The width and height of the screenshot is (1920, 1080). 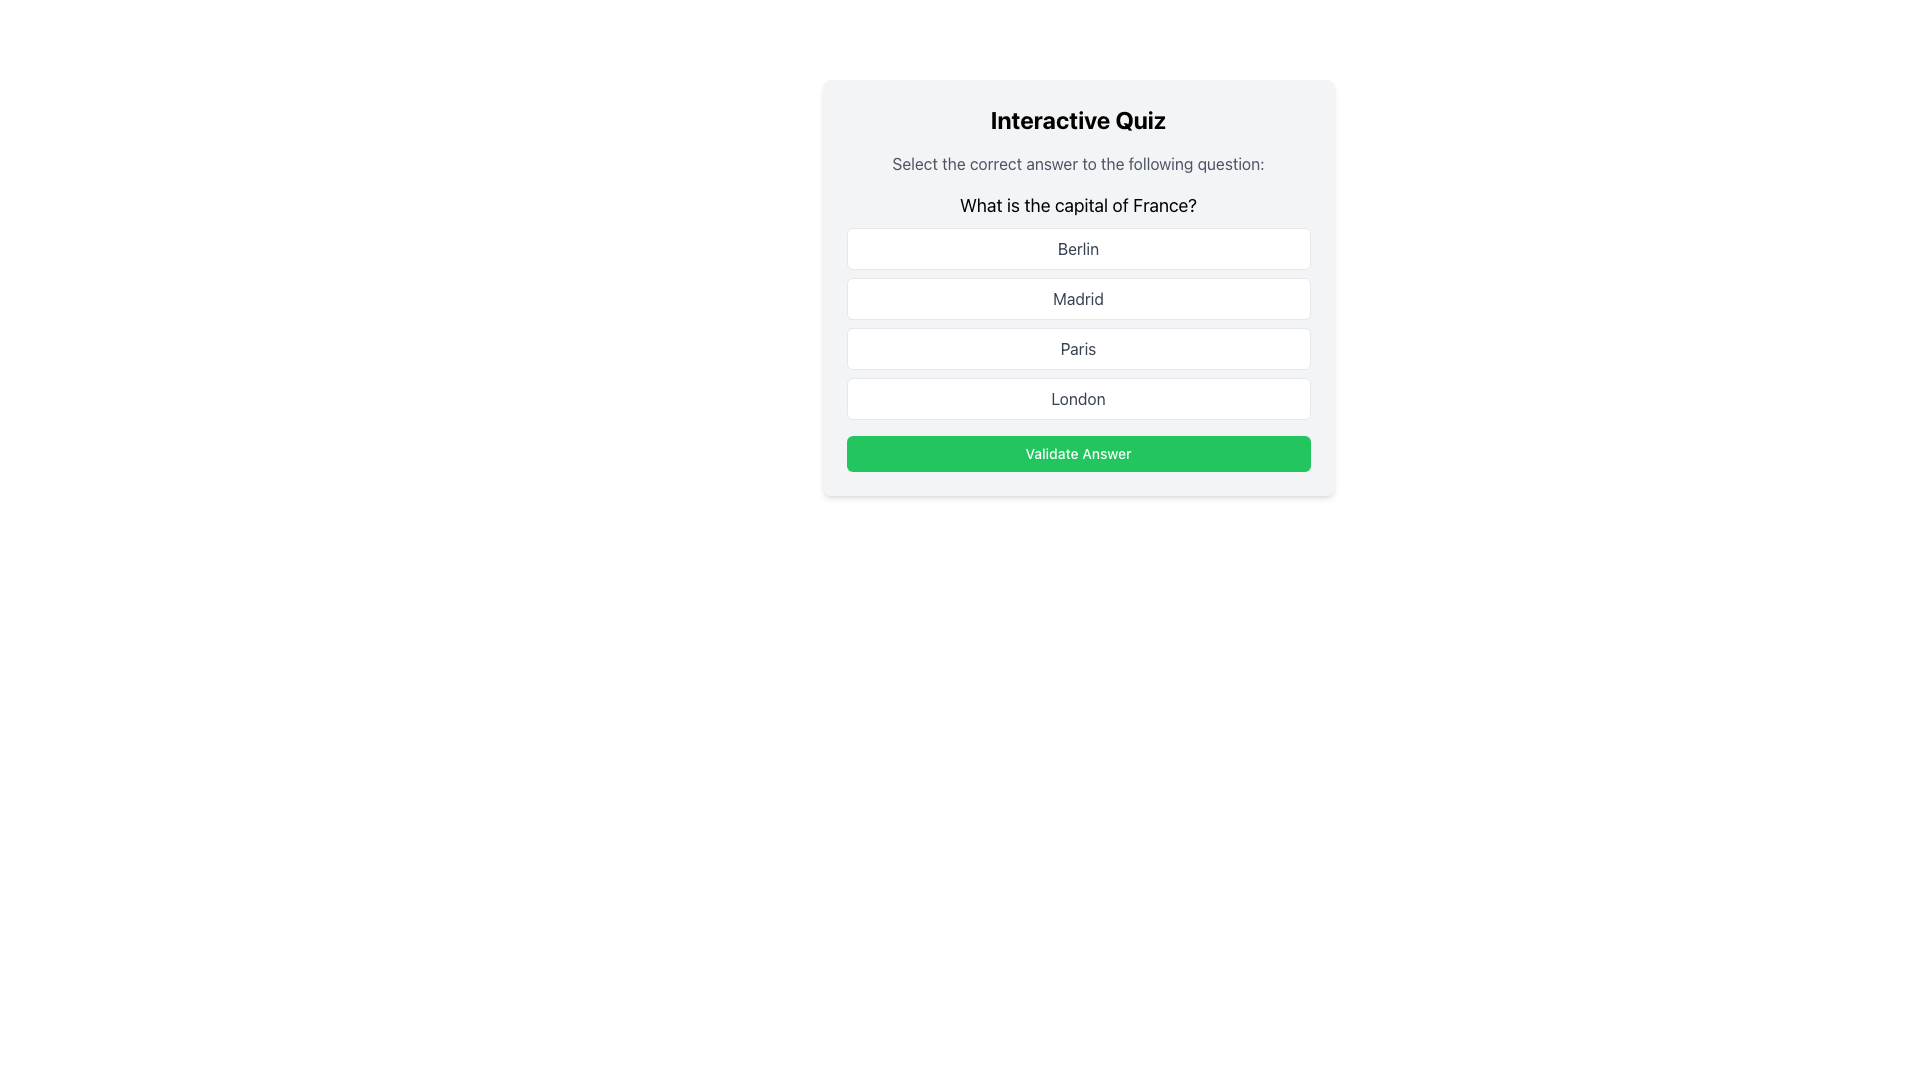 I want to click on the submit button located at the bottom of the interactive quiz section, so click(x=1077, y=454).